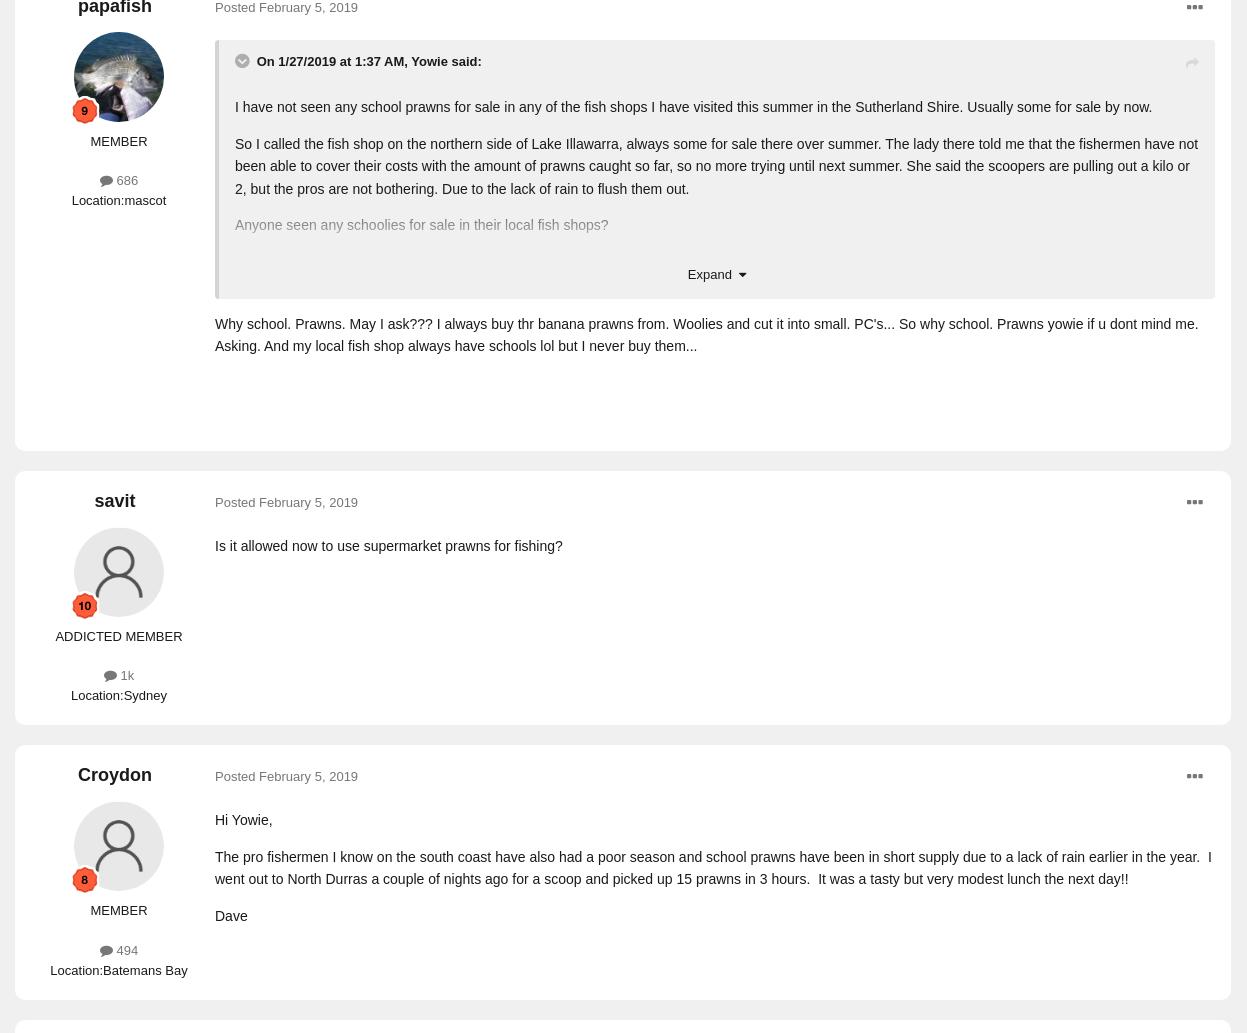 This screenshot has width=1247, height=1033. I want to click on 'mascot', so click(144, 198).